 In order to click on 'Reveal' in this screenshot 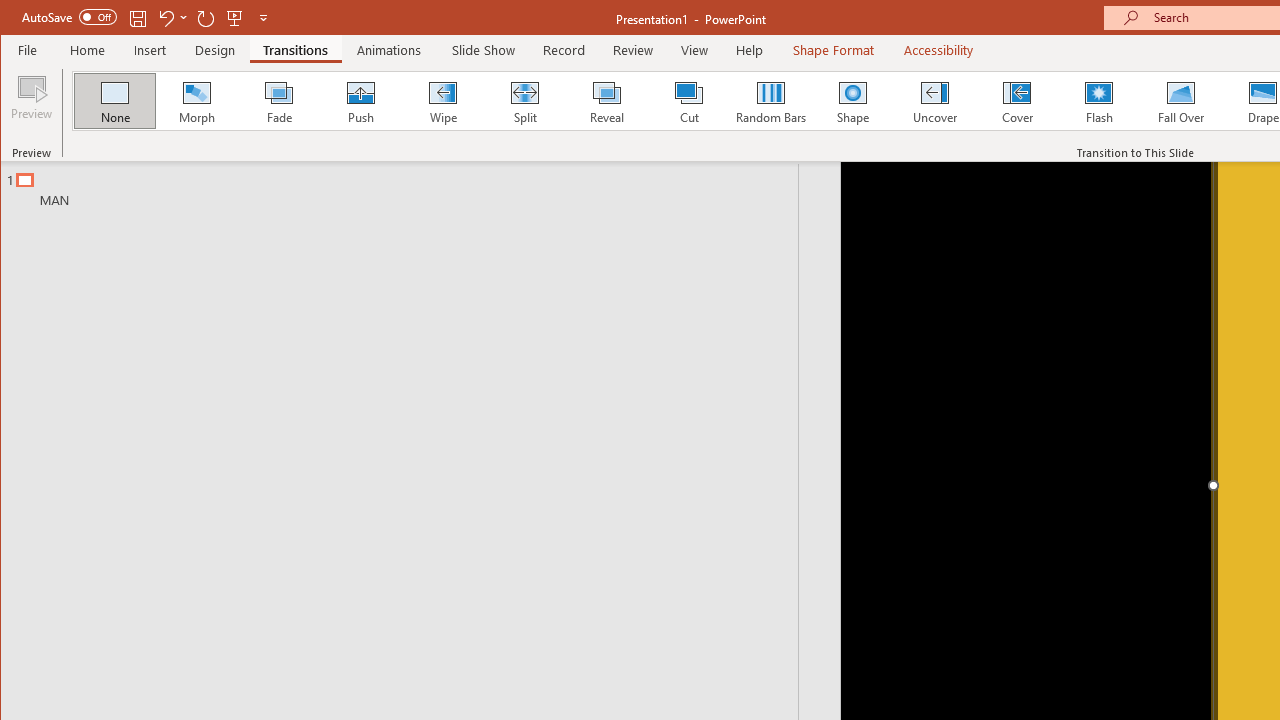, I will do `click(605, 100)`.